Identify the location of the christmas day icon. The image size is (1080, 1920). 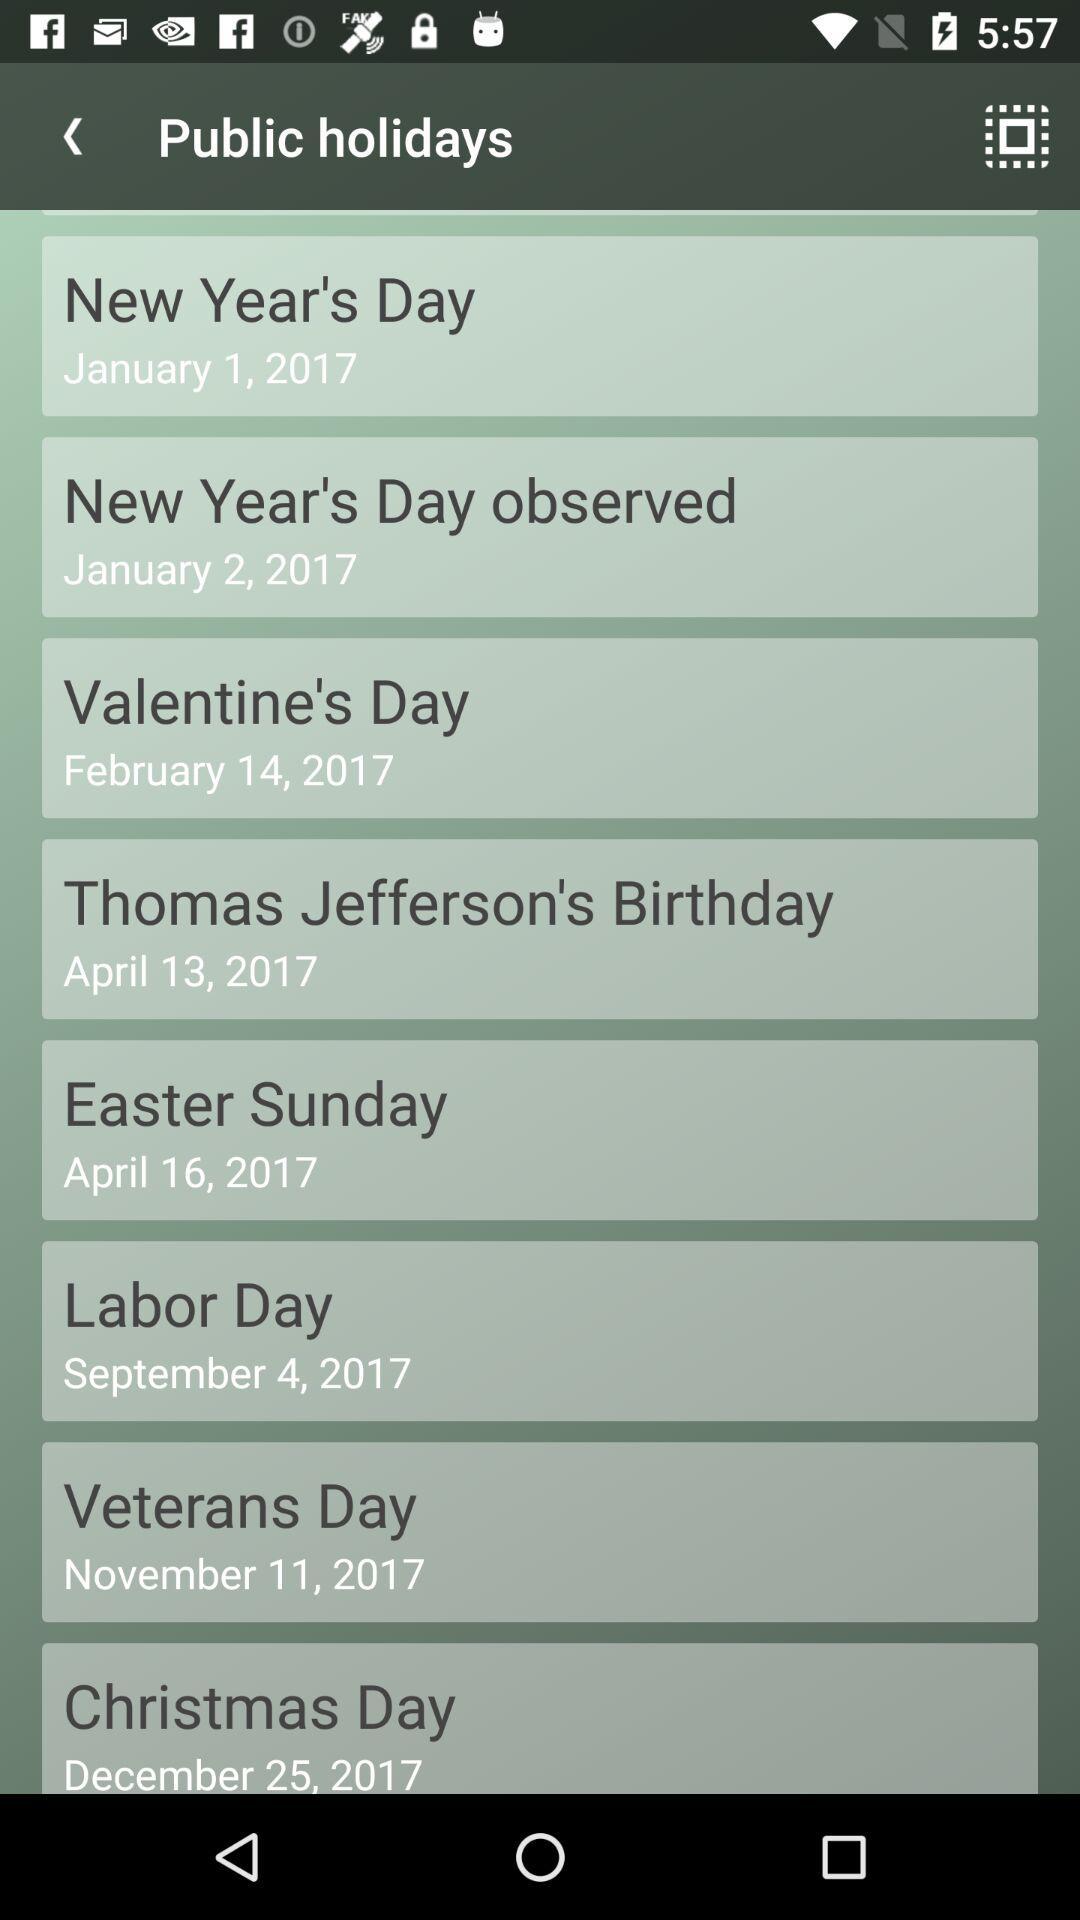
(540, 1703).